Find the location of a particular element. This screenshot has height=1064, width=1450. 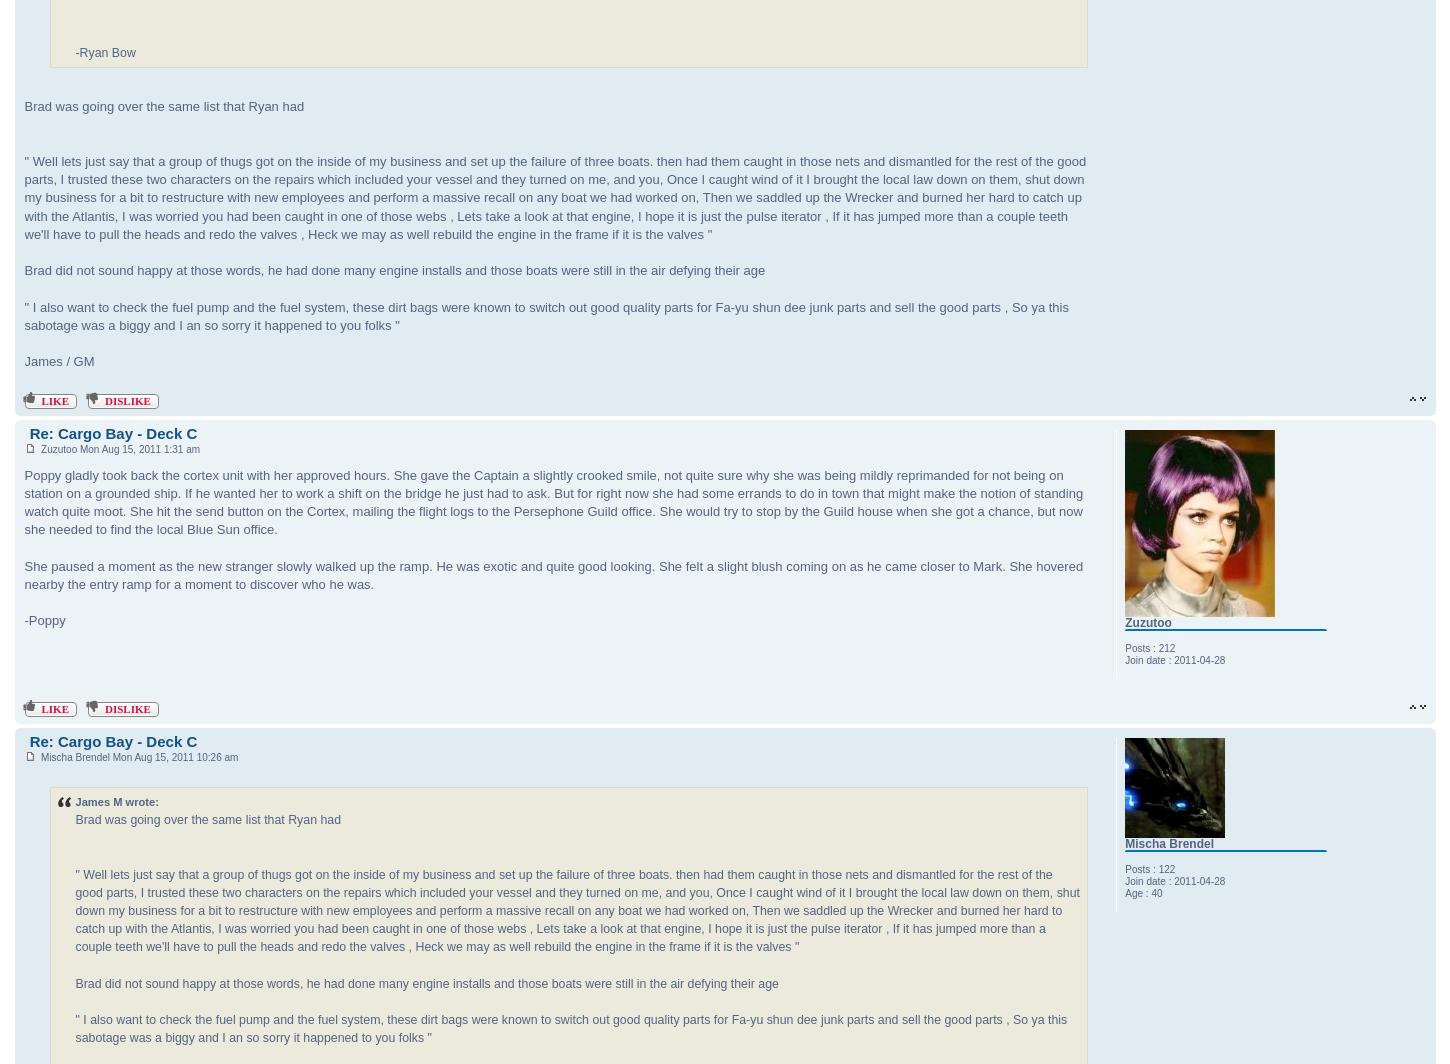

'Zuzutoo' is located at coordinates (1146, 622).